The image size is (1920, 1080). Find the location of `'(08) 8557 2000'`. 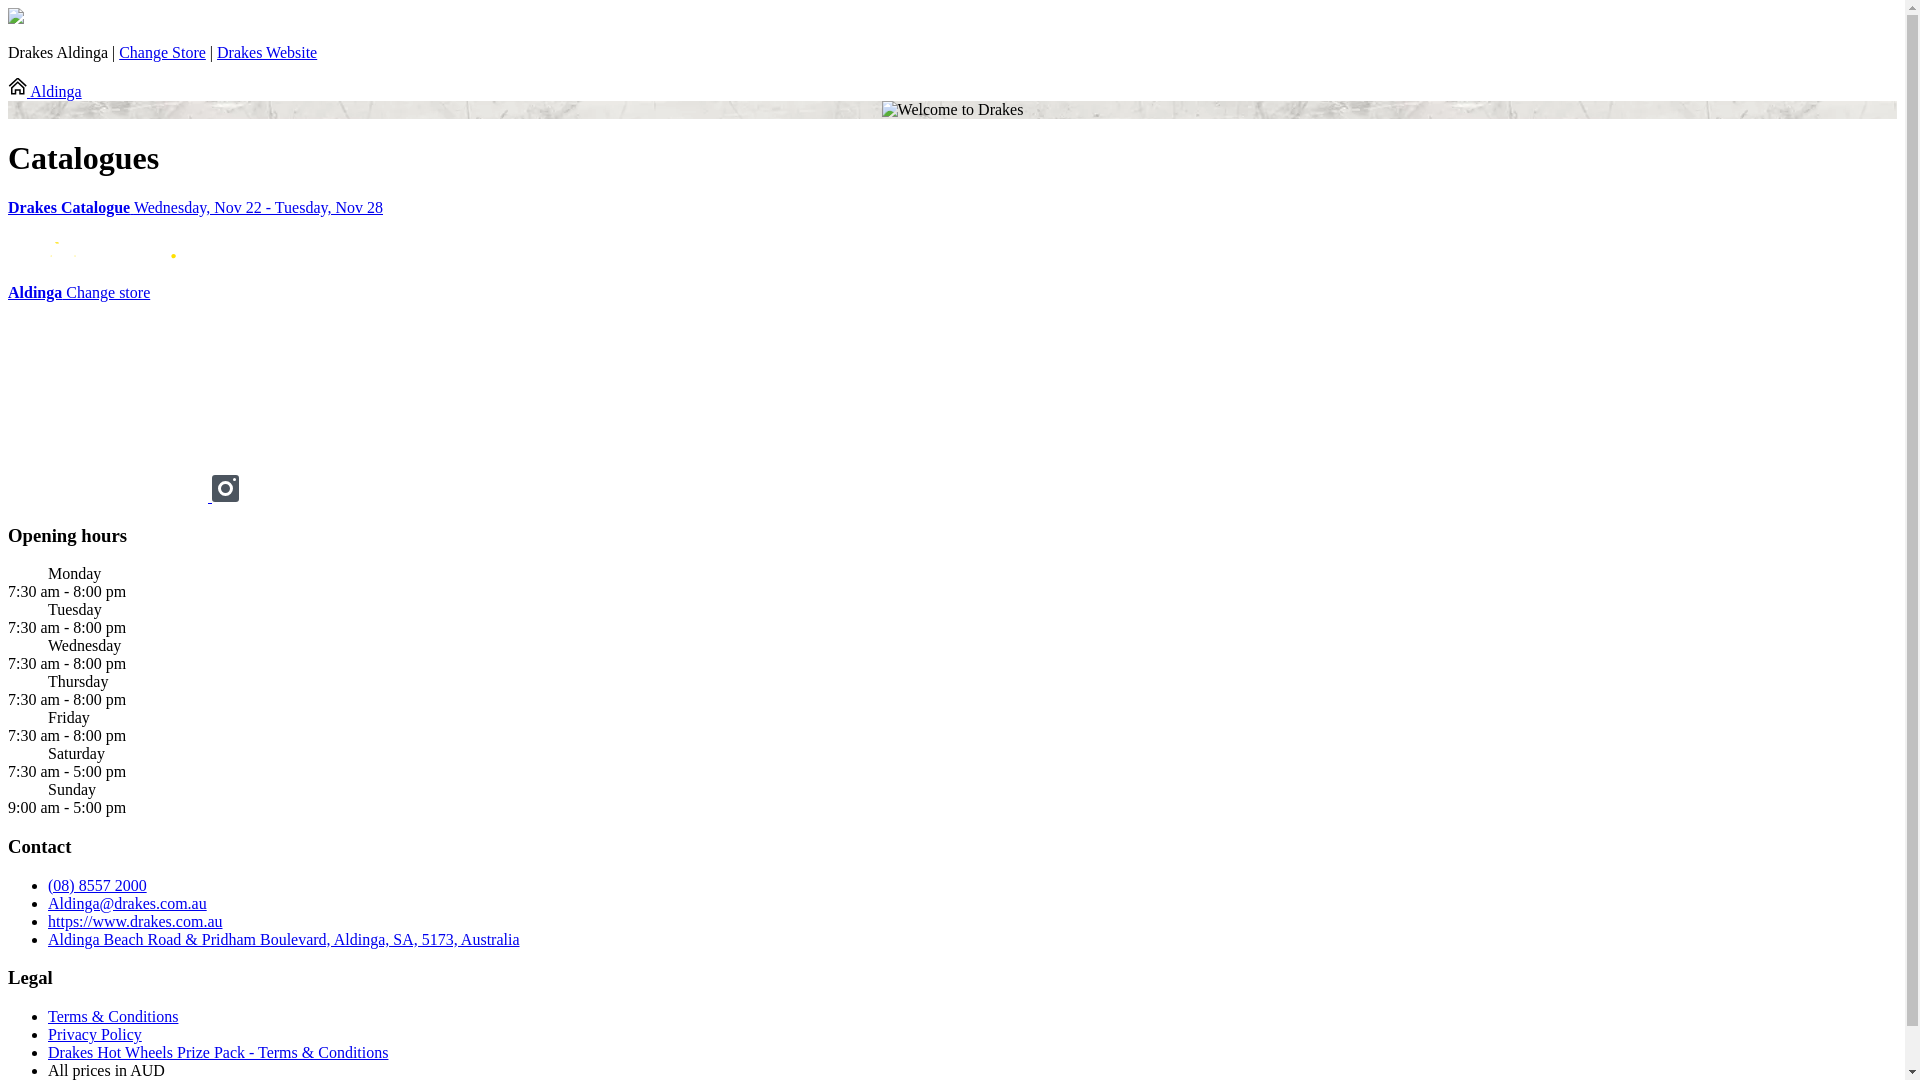

'(08) 8557 2000' is located at coordinates (96, 884).